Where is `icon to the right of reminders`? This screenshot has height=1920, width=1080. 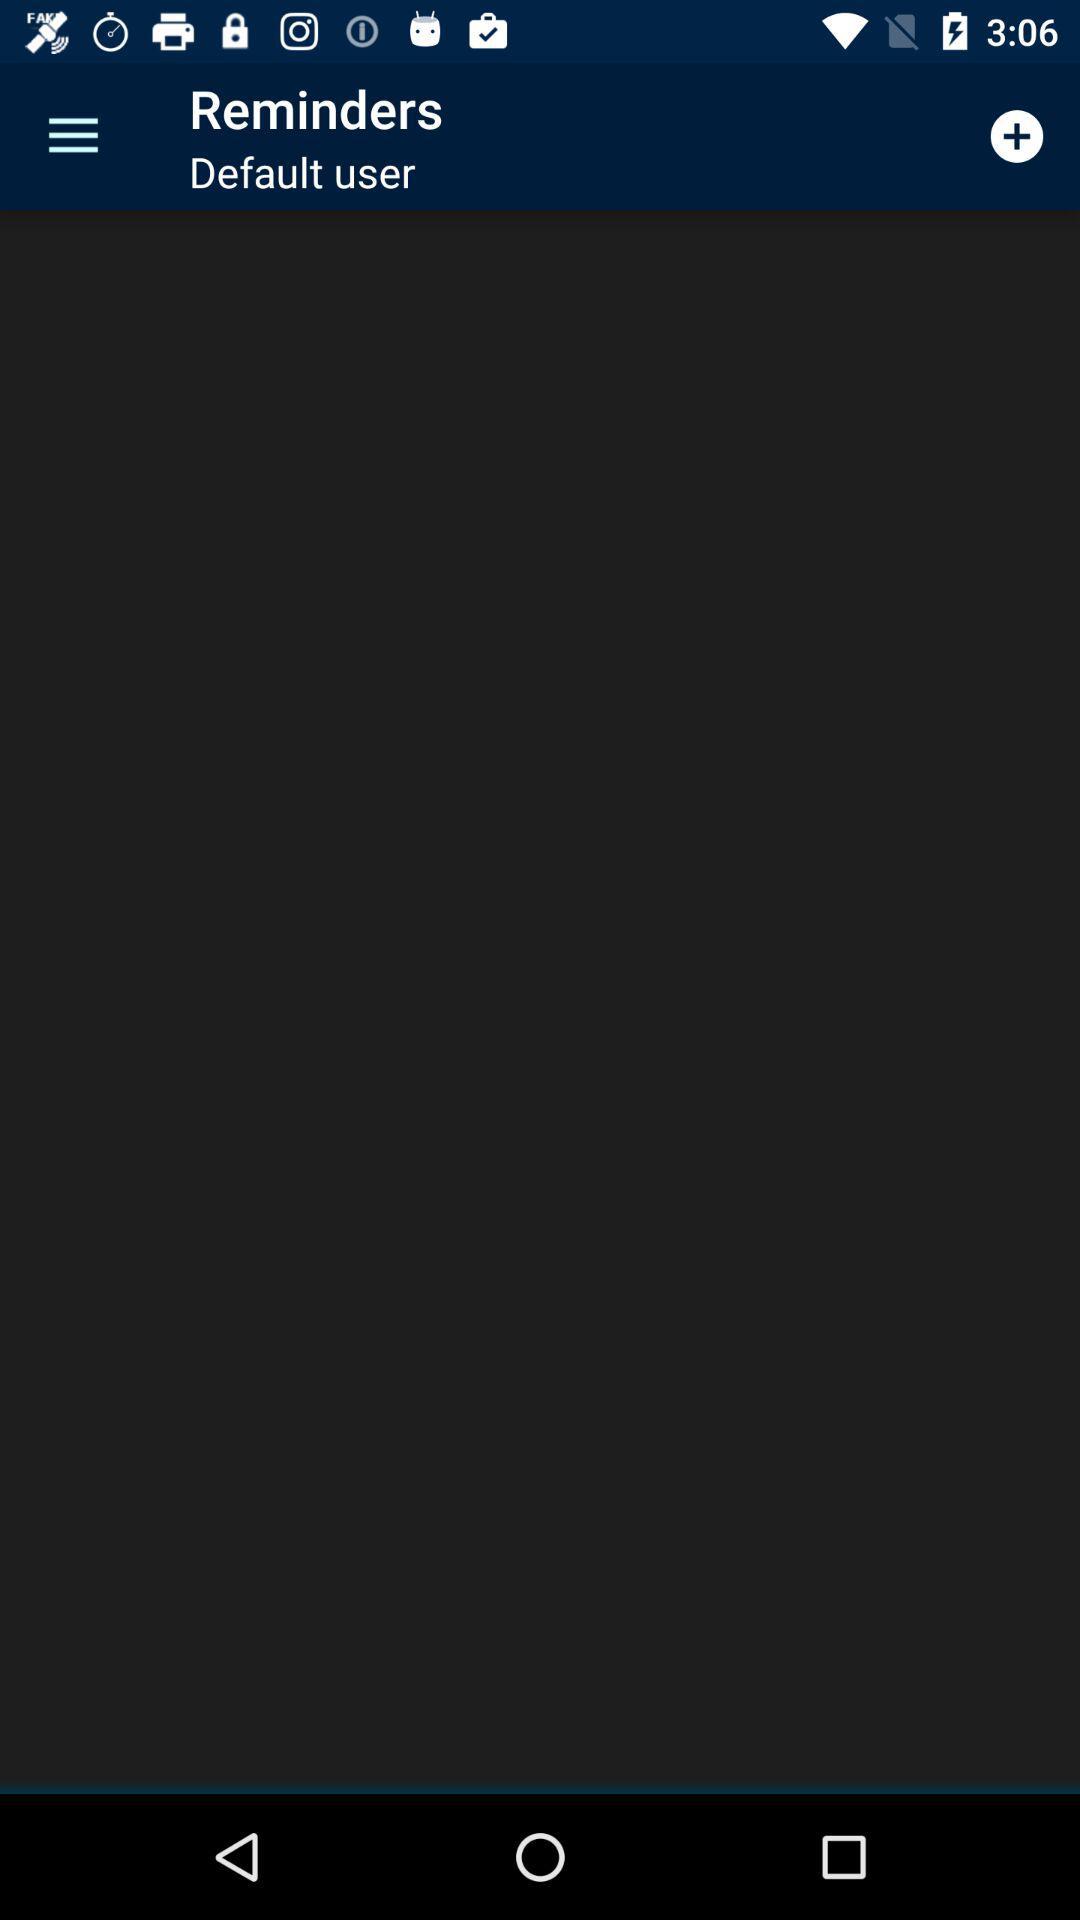 icon to the right of reminders is located at coordinates (1017, 135).